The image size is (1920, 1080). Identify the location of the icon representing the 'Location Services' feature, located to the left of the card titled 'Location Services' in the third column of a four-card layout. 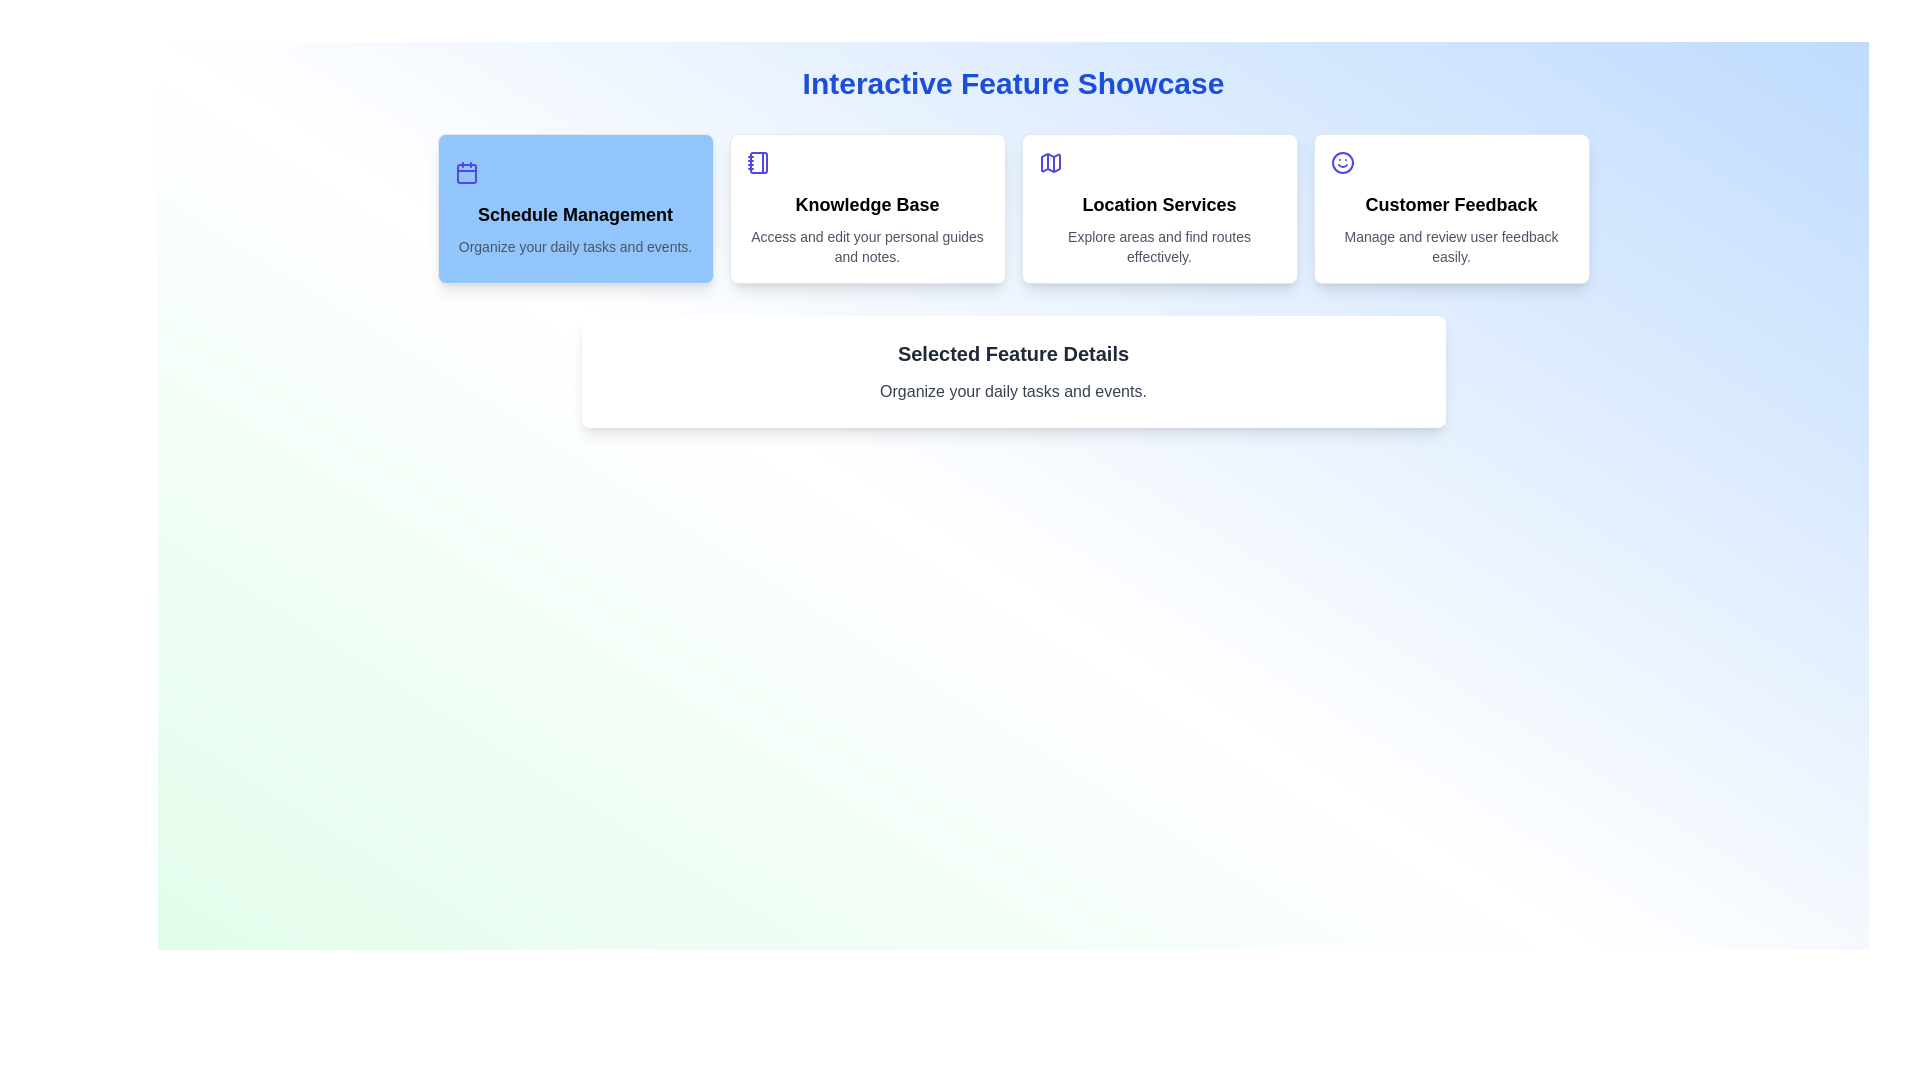
(1049, 161).